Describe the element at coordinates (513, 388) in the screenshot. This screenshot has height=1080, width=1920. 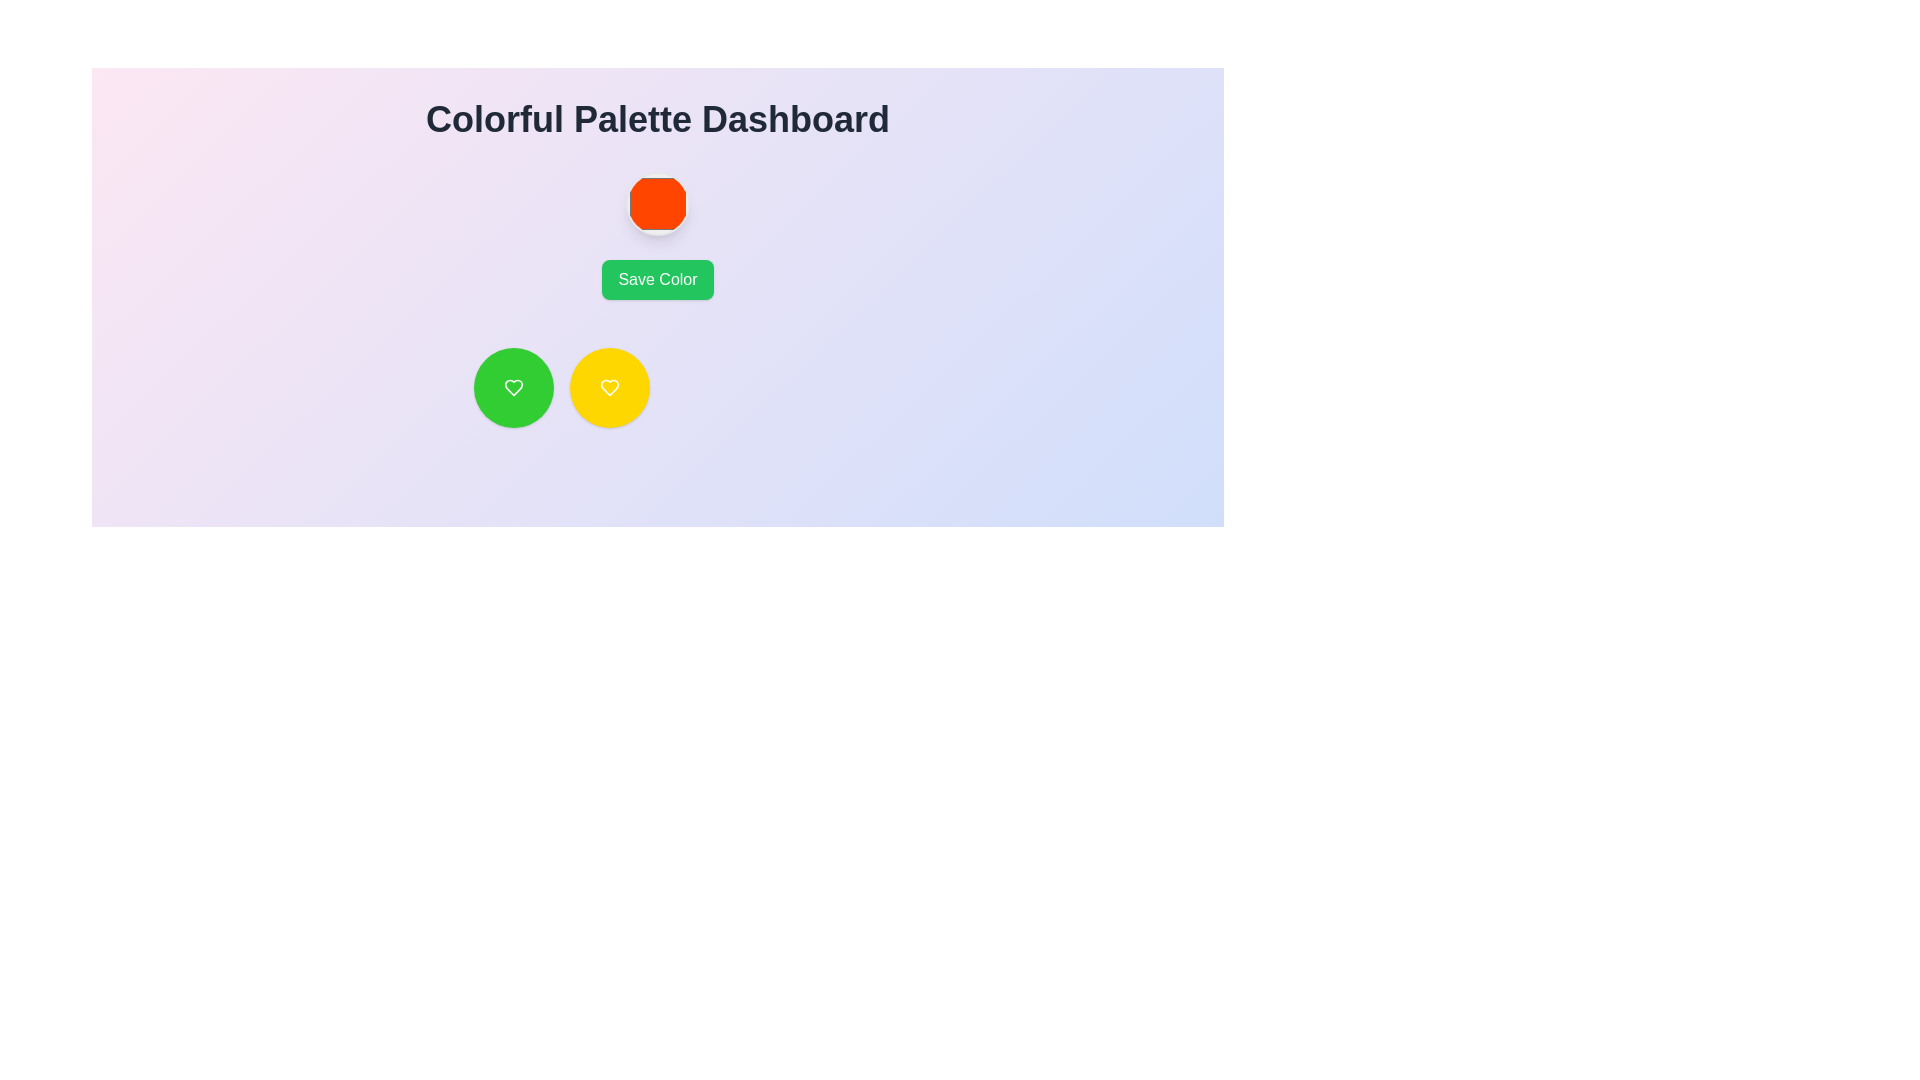
I see `the heart icon embedded within the green circular button, which represents a 'like' or 'favorite' action, located to the left of a yellow circular button` at that location.